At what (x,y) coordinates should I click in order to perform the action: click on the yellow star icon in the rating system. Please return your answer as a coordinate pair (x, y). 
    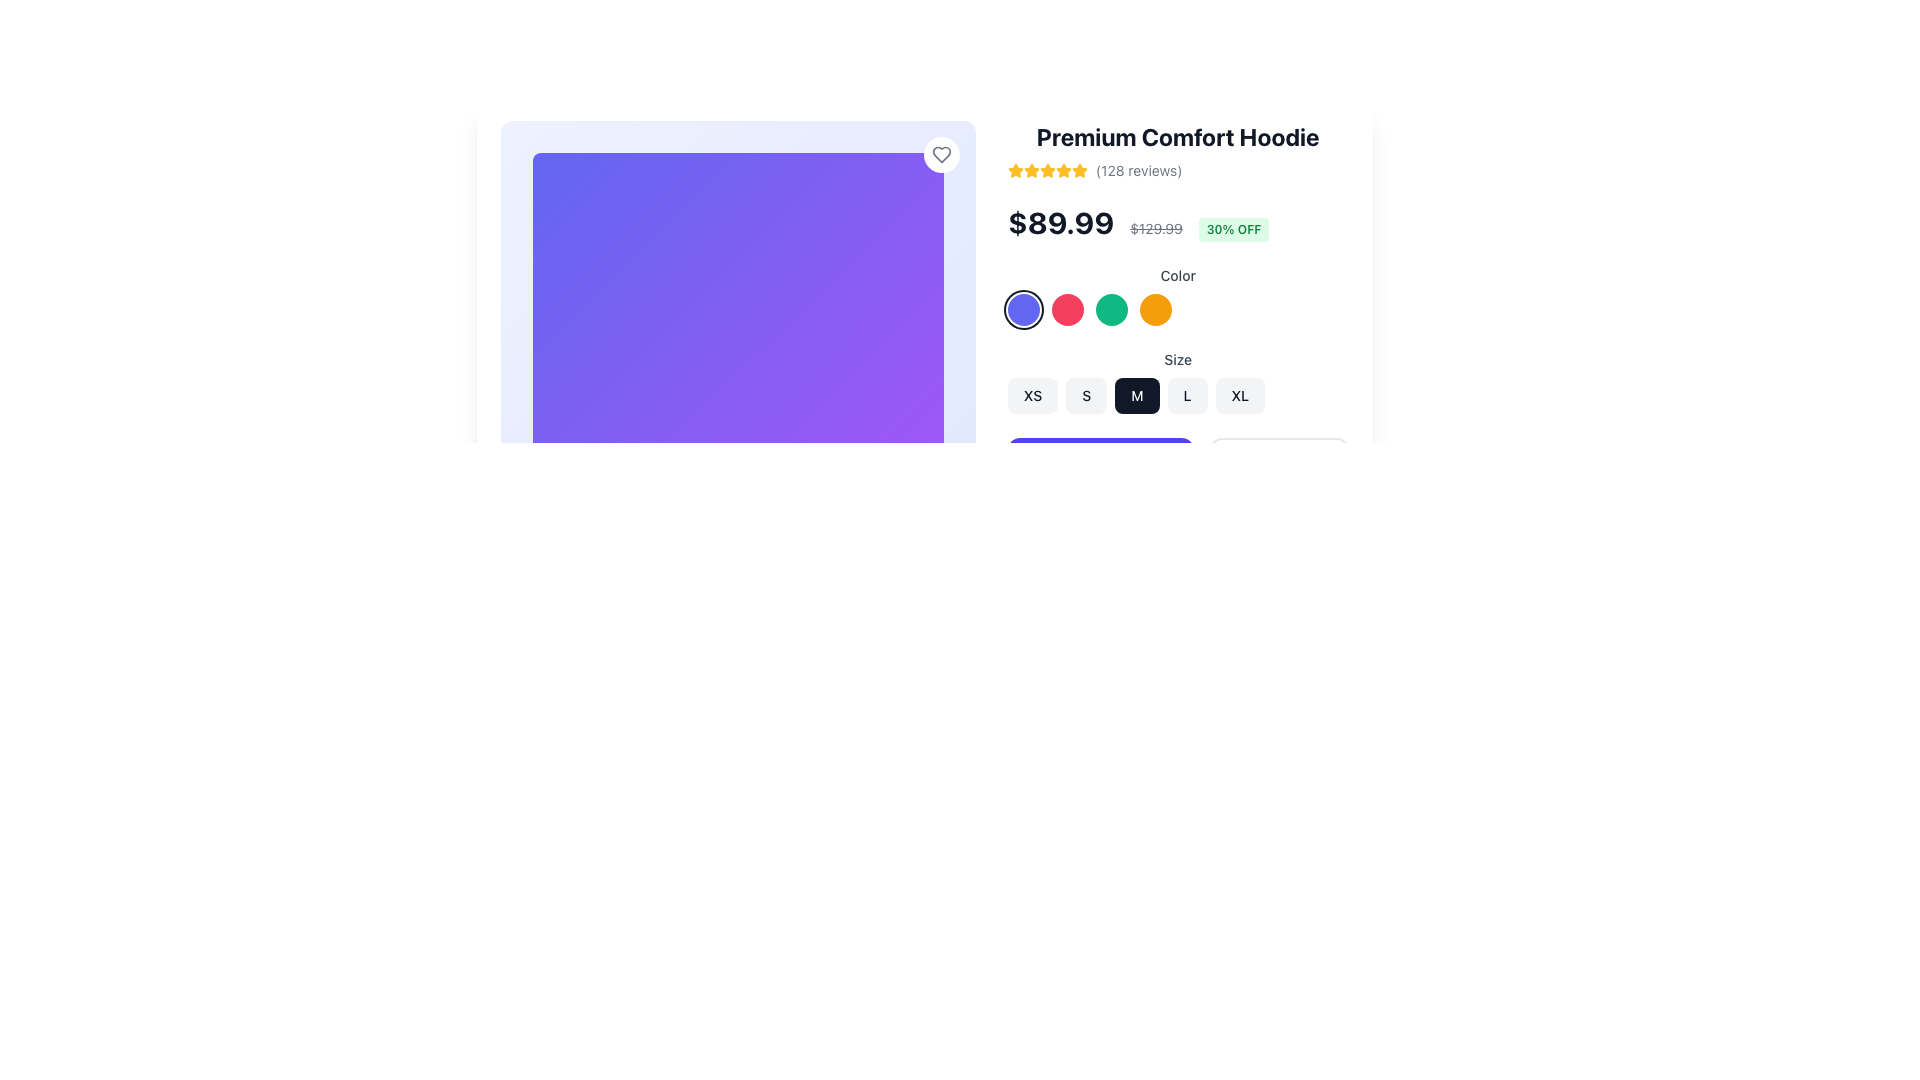
    Looking at the image, I should click on (1046, 169).